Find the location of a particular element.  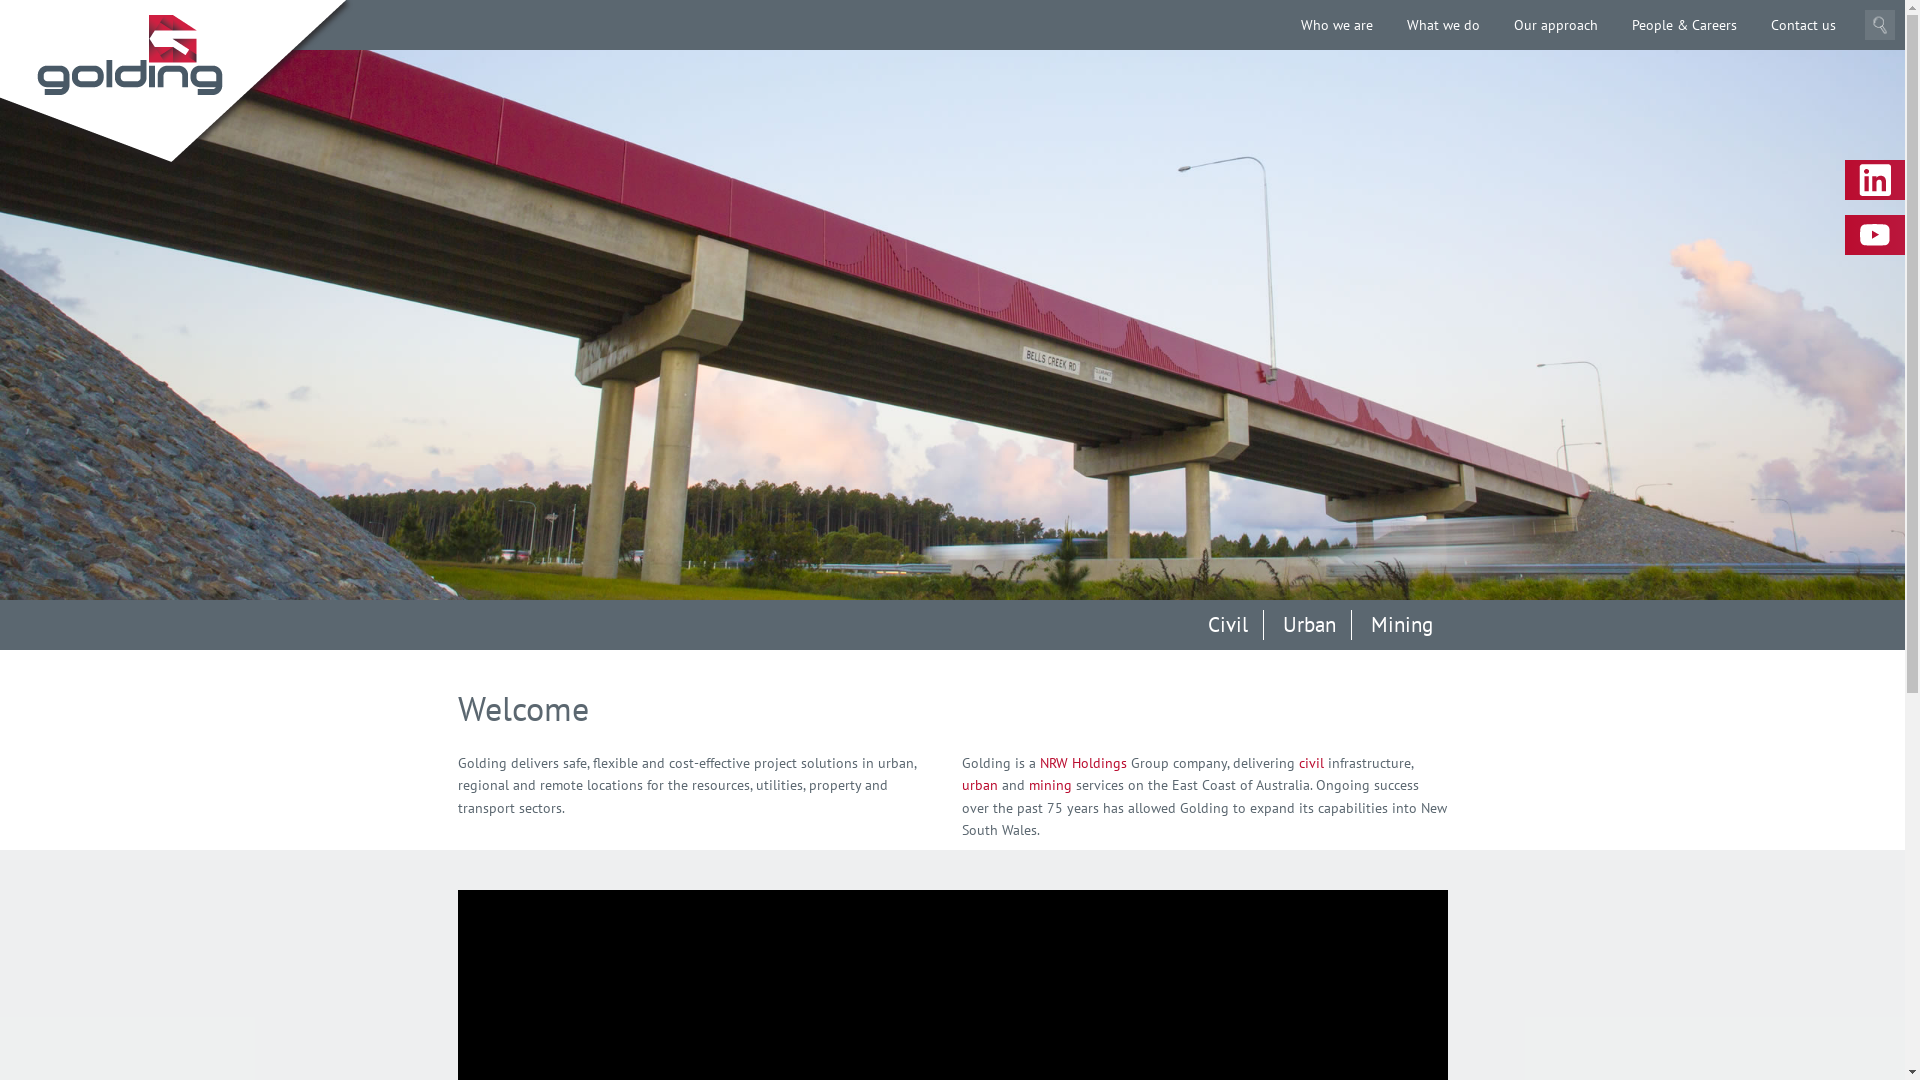

'NRW Holdings' is located at coordinates (1082, 763).